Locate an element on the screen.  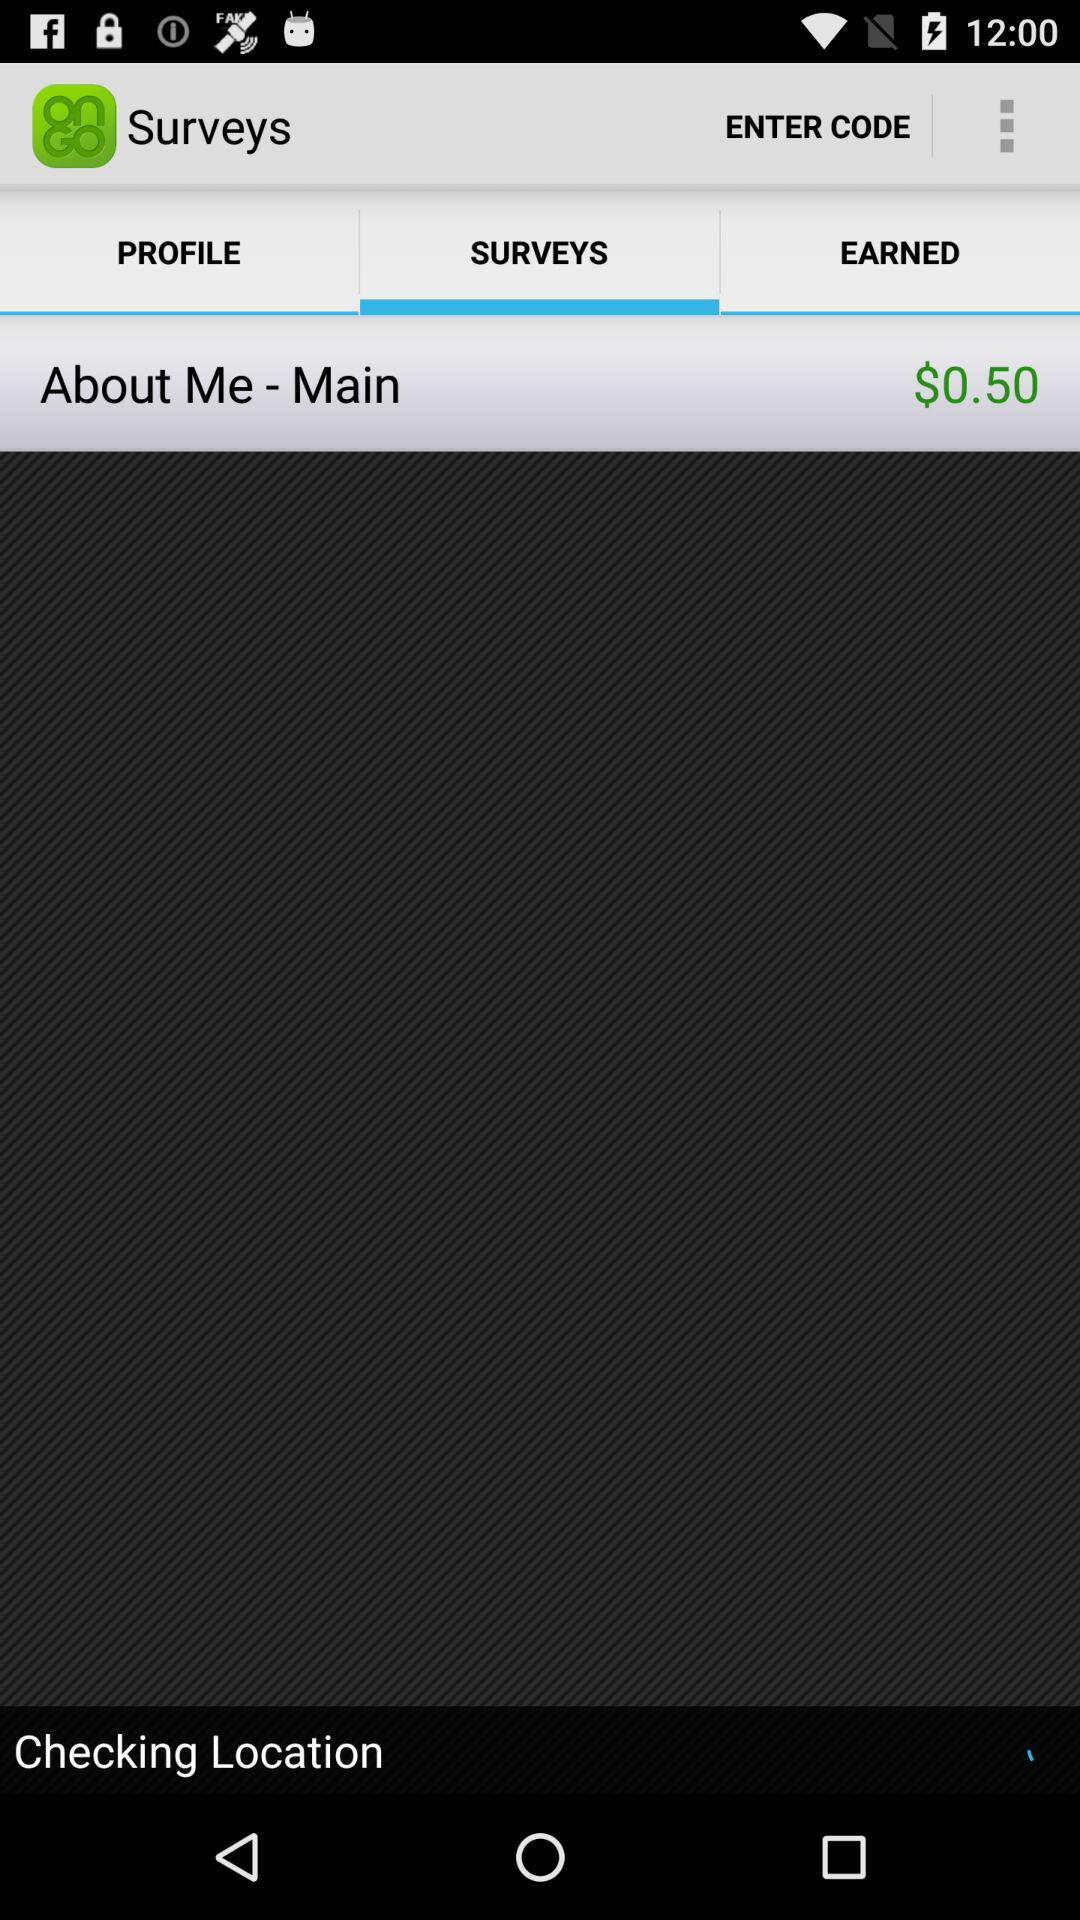
$0.50 is located at coordinates (975, 383).